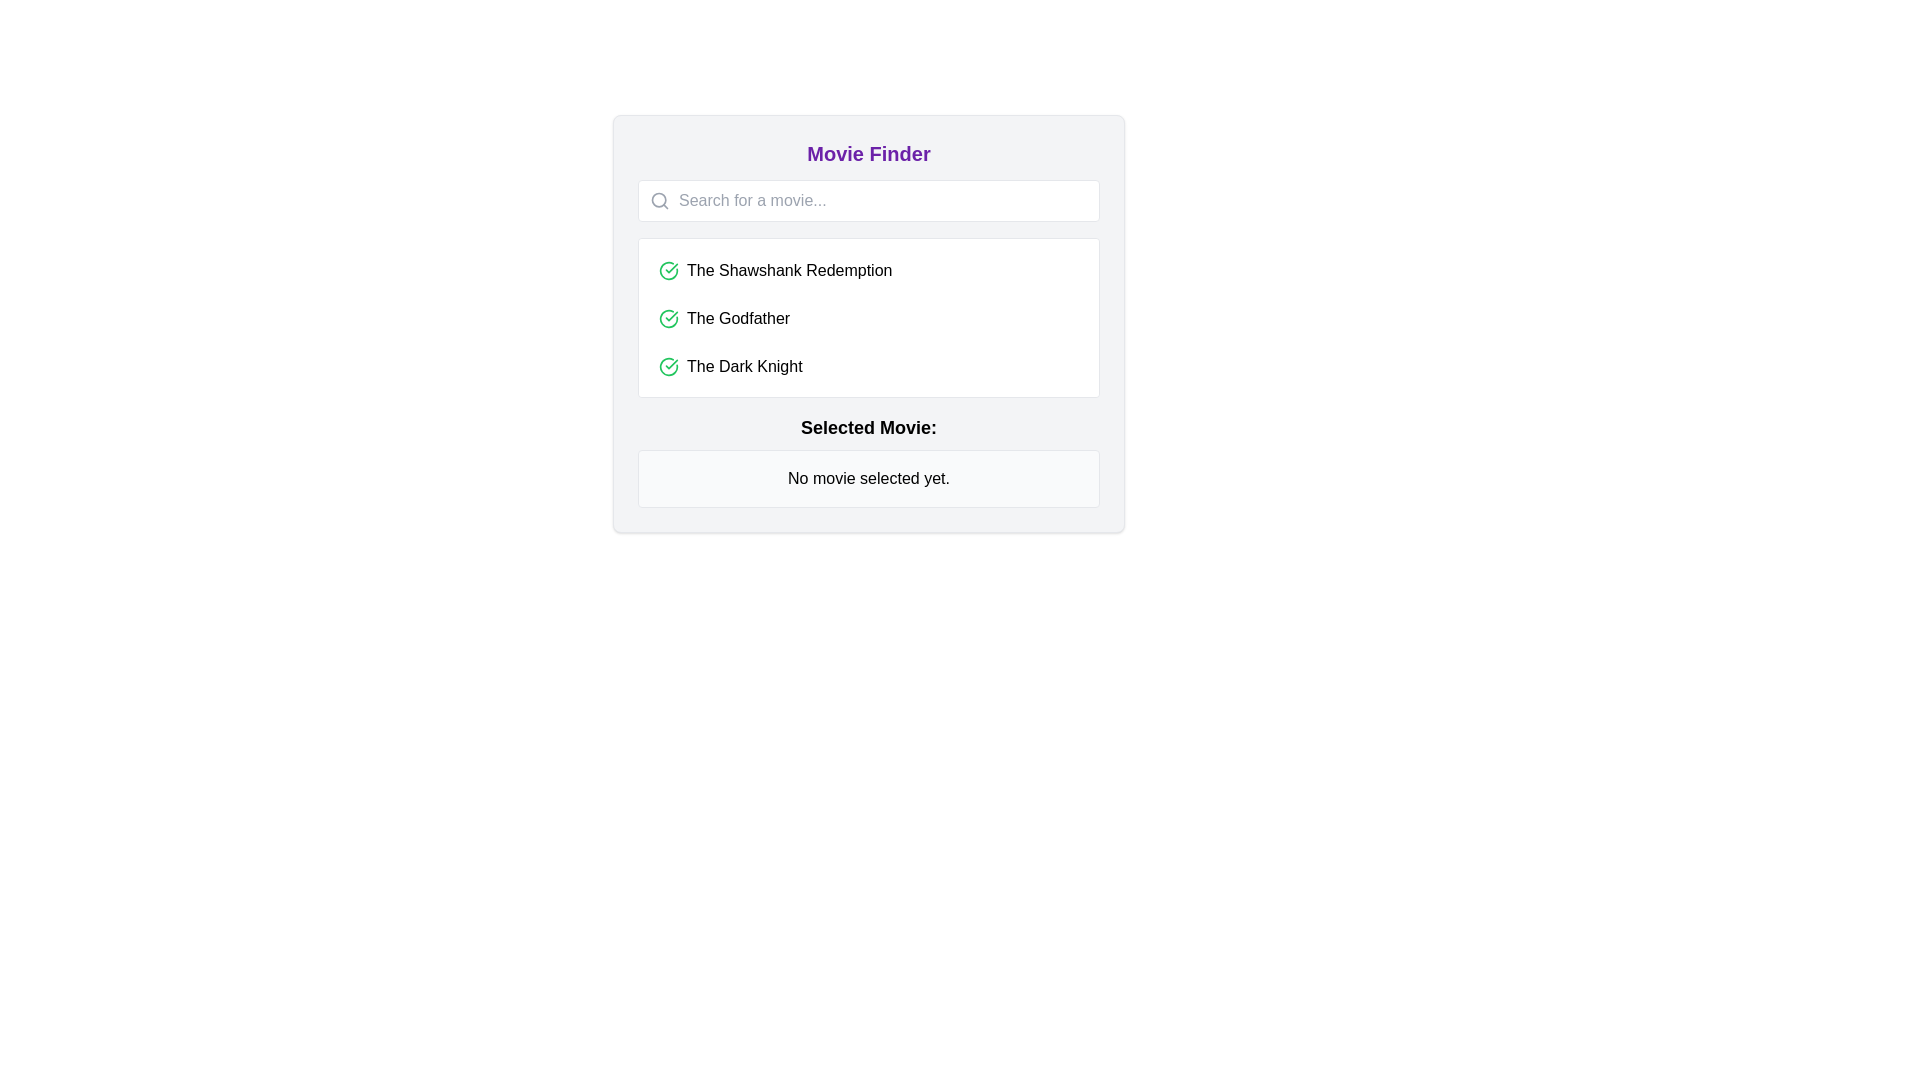  What do you see at coordinates (668, 270) in the screenshot?
I see `the circular checkmark icon with a green outline next to 'The Shawshank Redemption' to interact with the list item` at bounding box center [668, 270].